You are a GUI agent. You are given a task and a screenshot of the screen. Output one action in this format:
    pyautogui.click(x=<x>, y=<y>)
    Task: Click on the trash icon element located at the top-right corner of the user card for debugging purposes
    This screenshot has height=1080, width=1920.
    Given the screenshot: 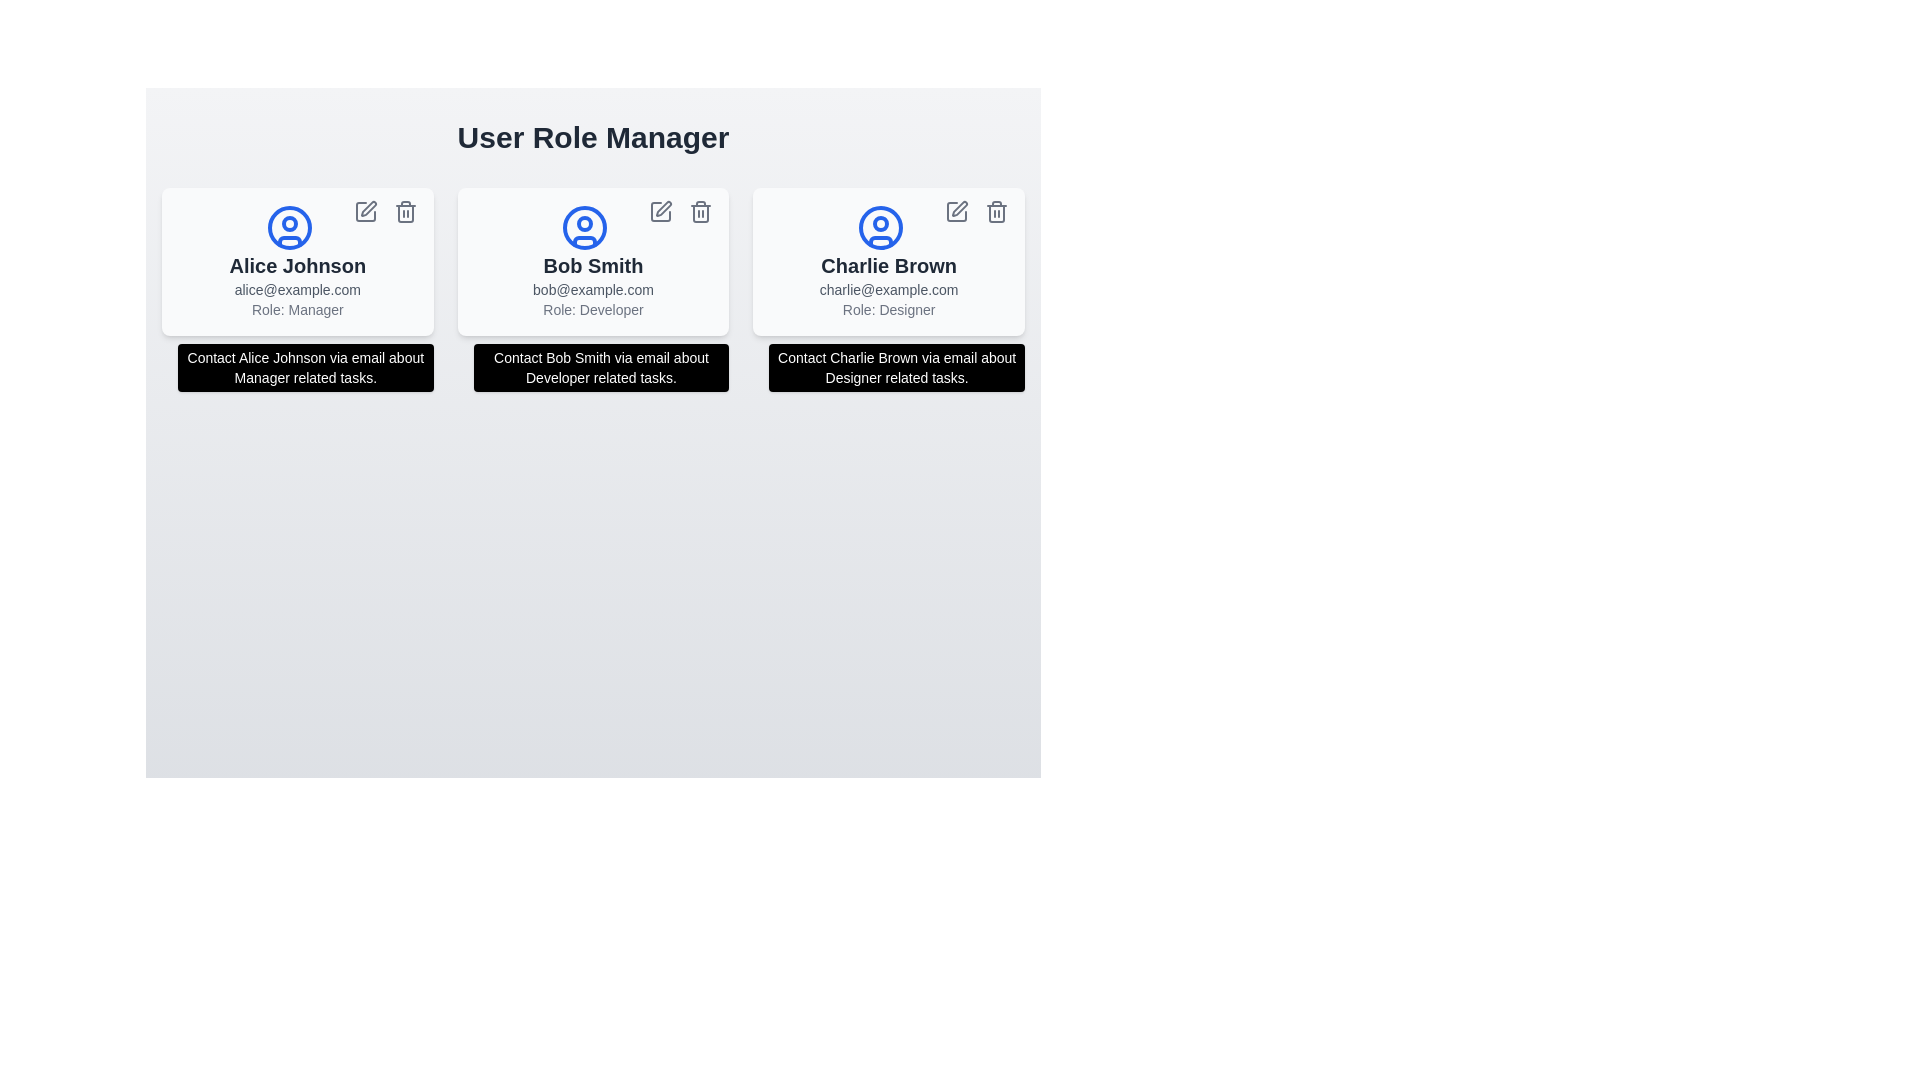 What is the action you would take?
    pyautogui.click(x=997, y=213)
    